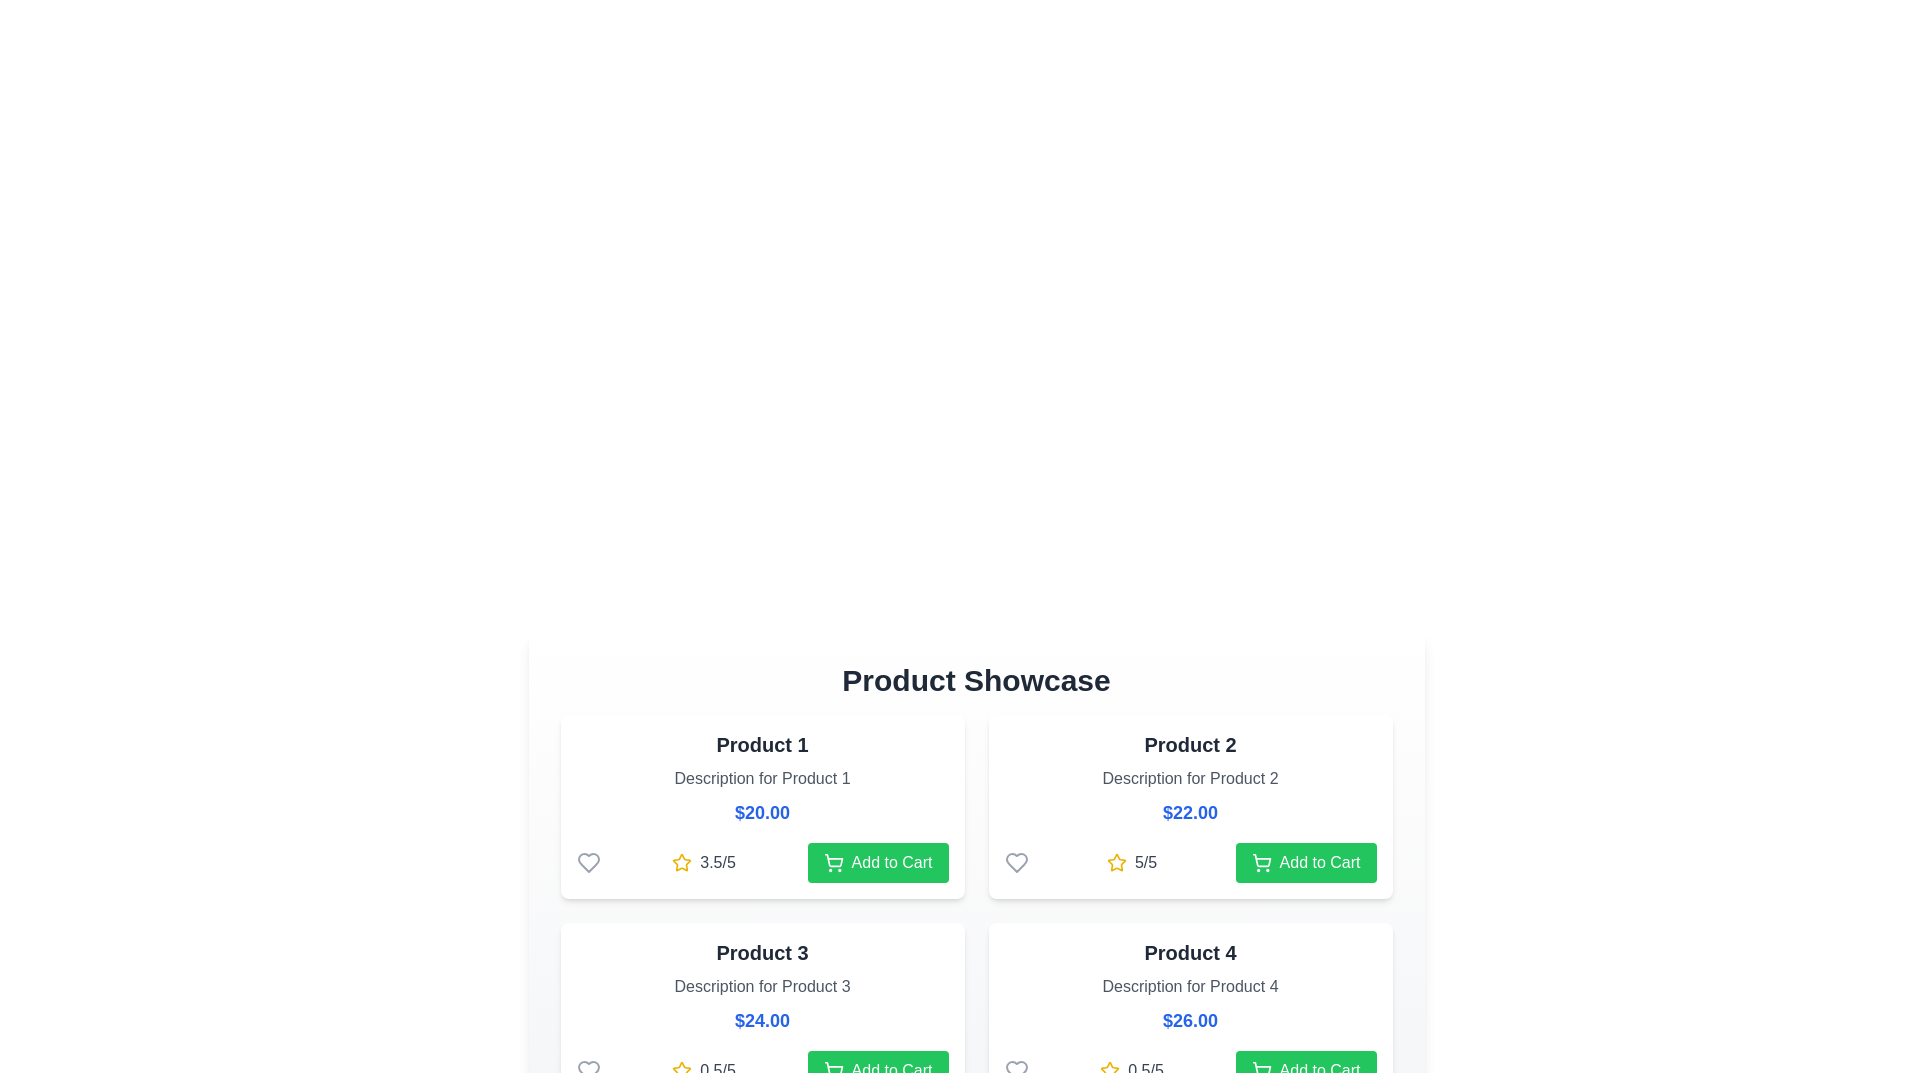 This screenshot has width=1920, height=1080. What do you see at coordinates (1190, 744) in the screenshot?
I see `the text label displaying 'Product 2', which is prominently positioned as the title in the card interface for the product` at bounding box center [1190, 744].